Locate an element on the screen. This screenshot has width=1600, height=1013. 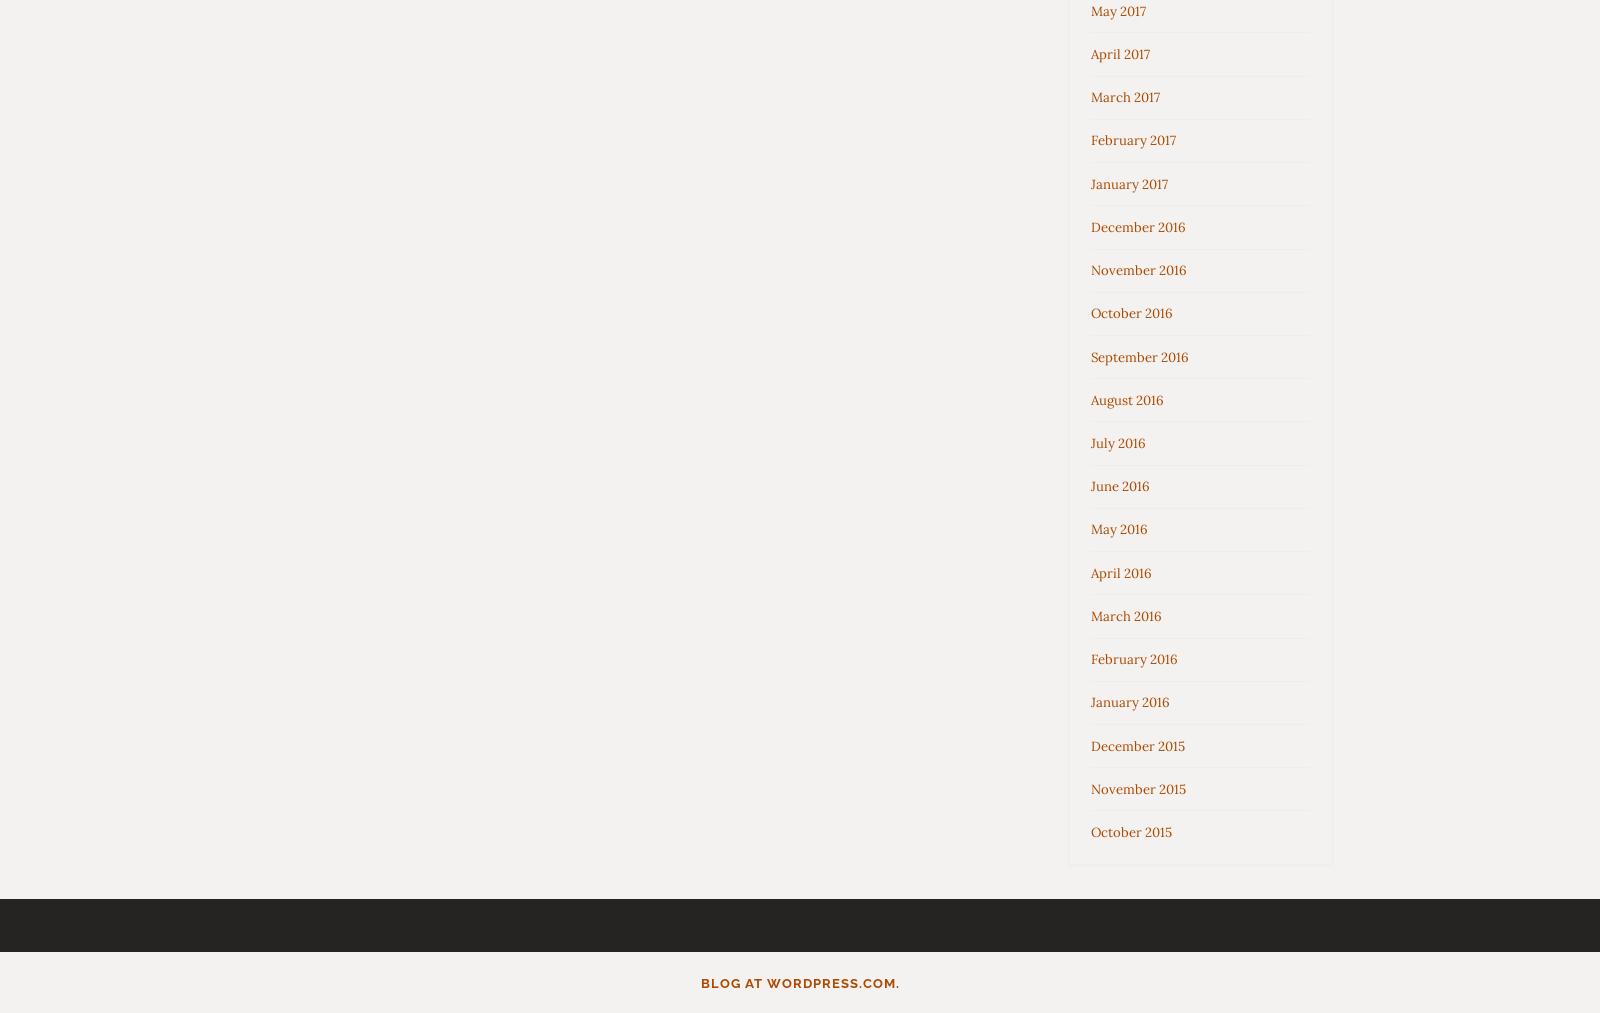
'December 2015' is located at coordinates (1137, 745).